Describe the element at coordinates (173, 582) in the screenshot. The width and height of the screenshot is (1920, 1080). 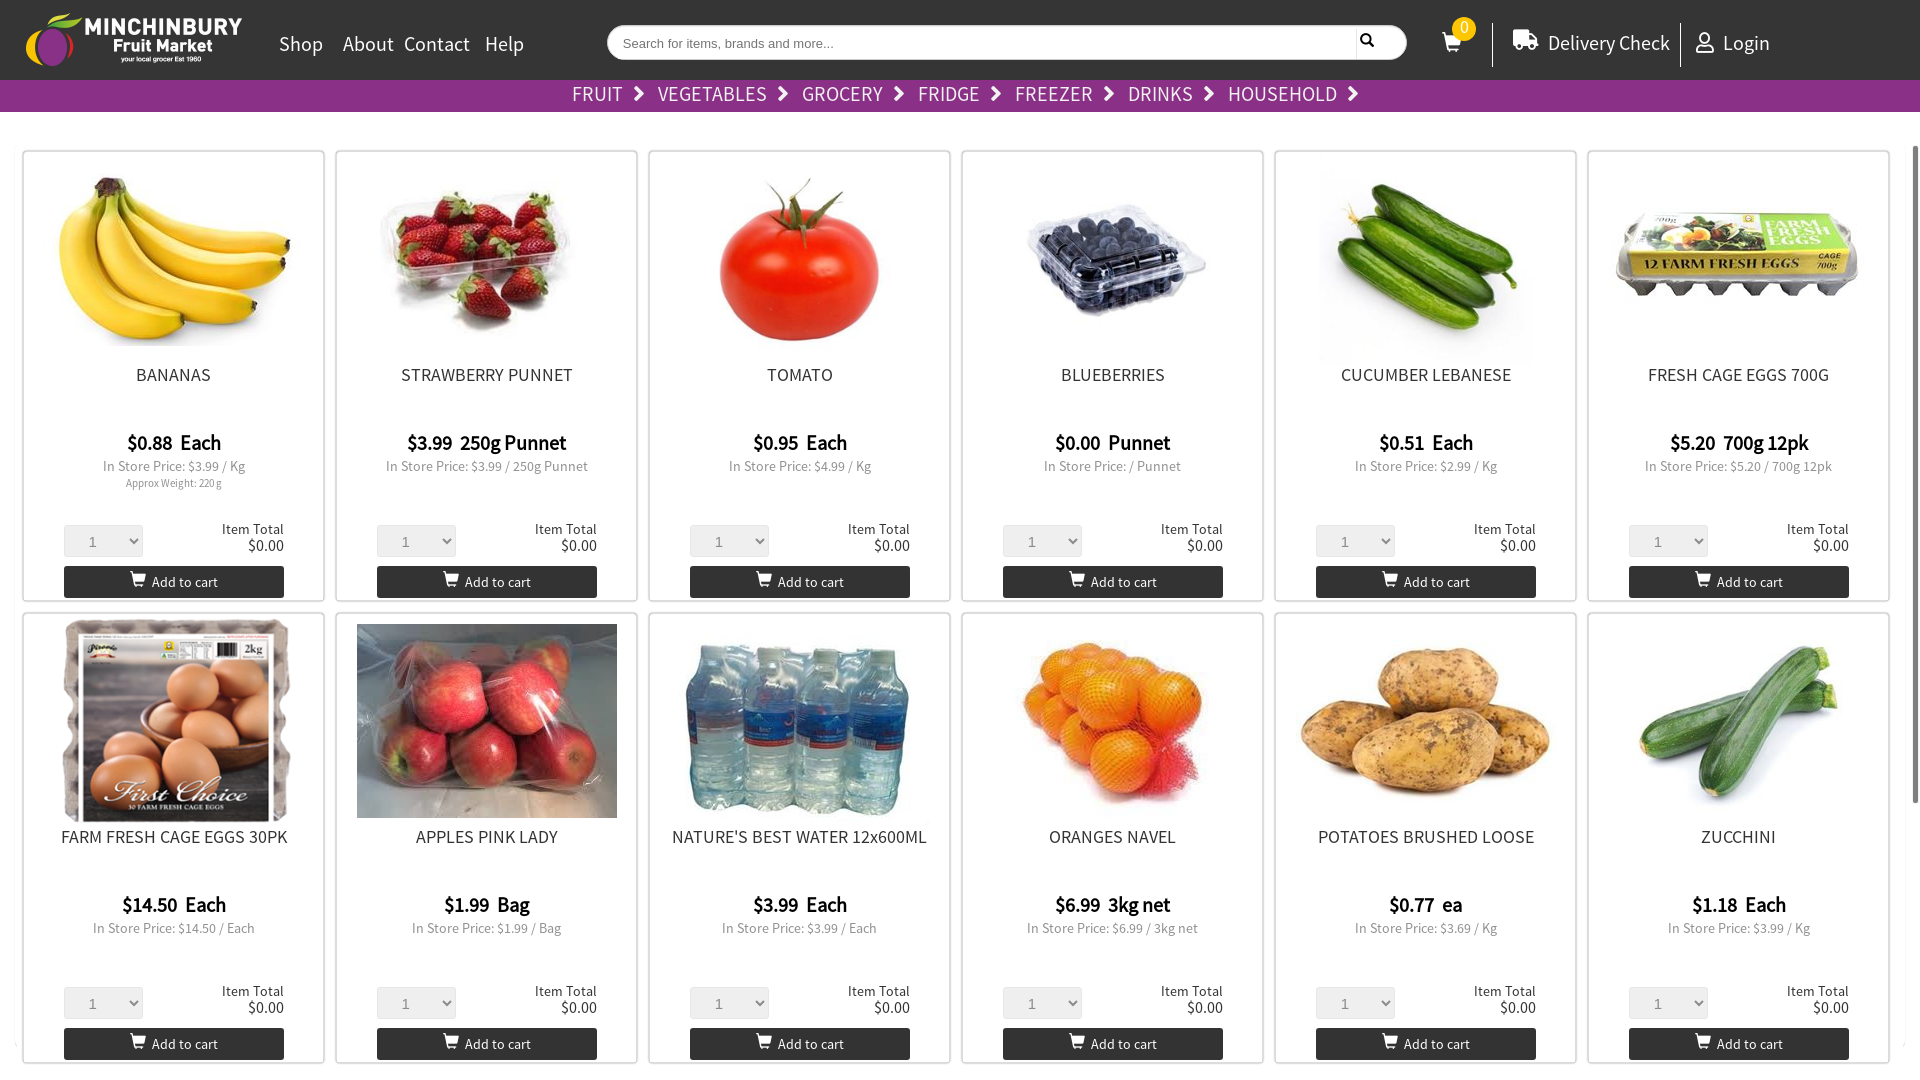
I see `'Add to cart'` at that location.